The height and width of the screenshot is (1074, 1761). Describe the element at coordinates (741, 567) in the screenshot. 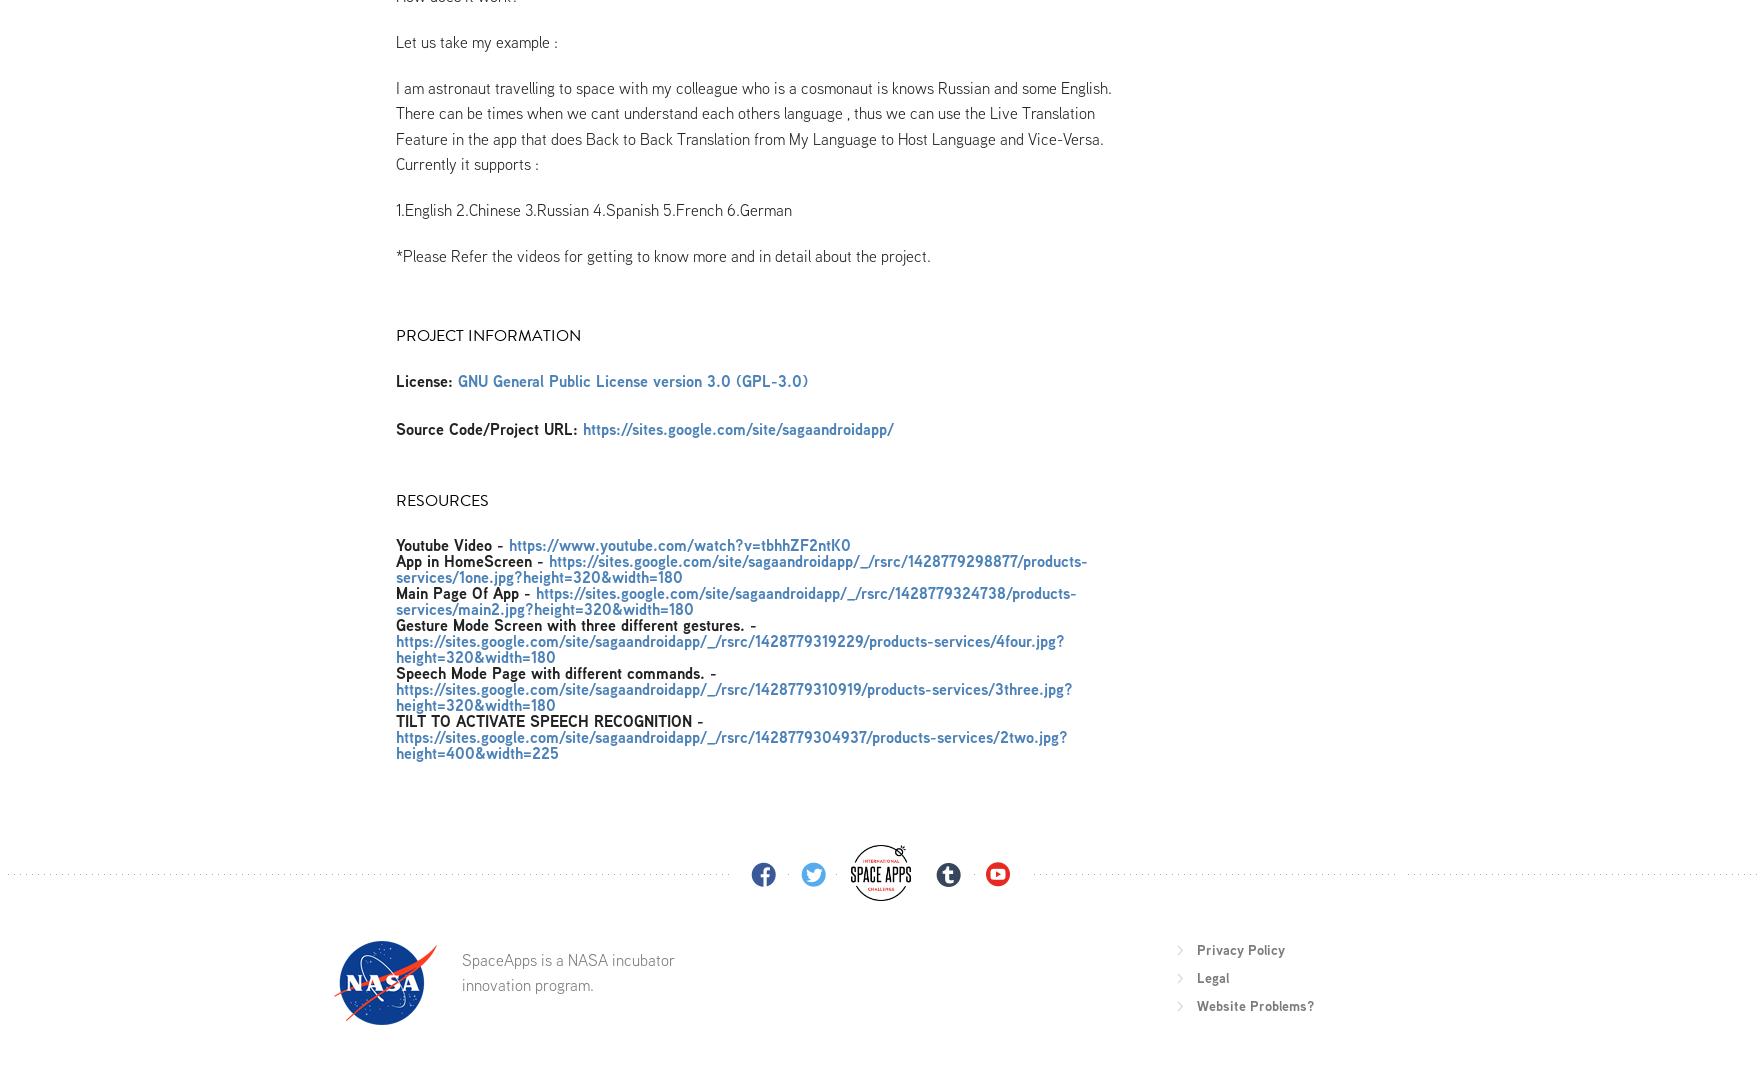

I see `'https://sites.google.com/site/sagaandroidapp/_/rsrc/1428779298877/products-services/1one.jpg?height=320&width=180'` at that location.